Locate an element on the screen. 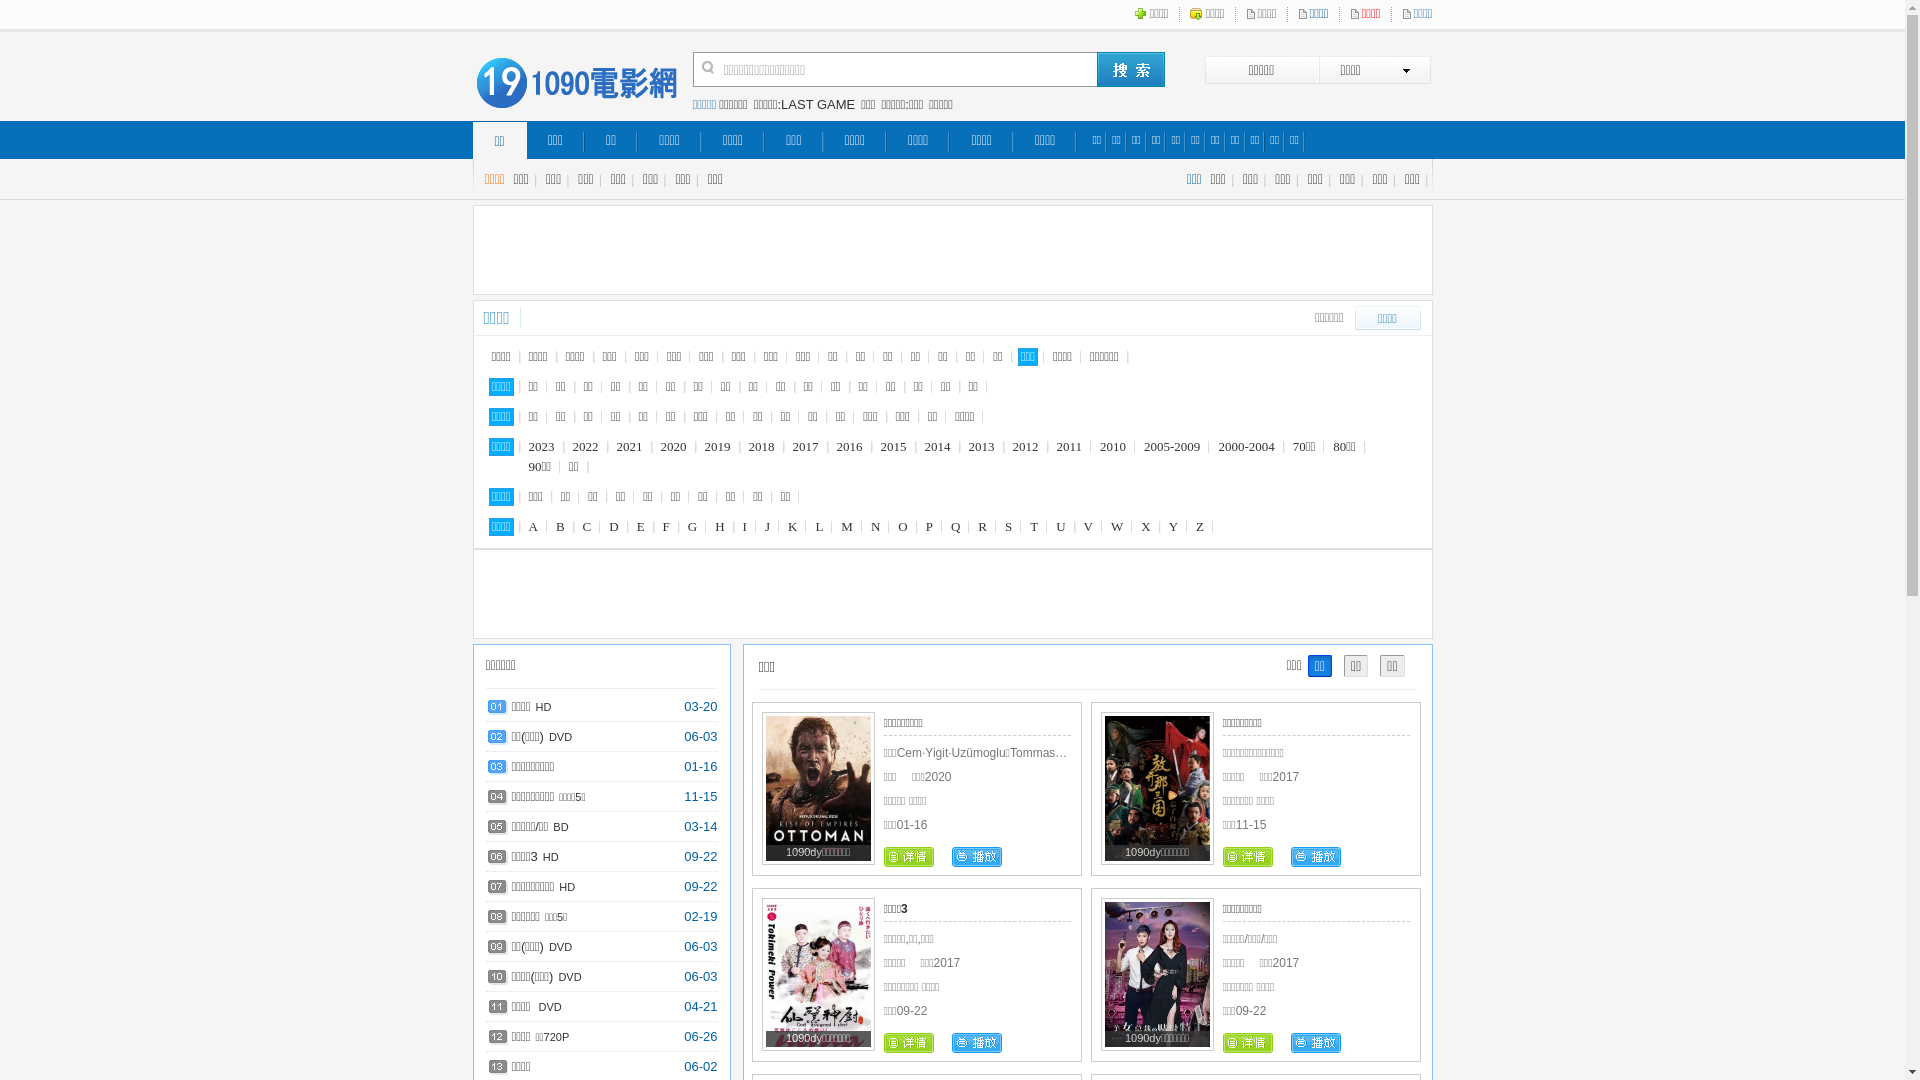 Image resolution: width=1920 pixels, height=1080 pixels. '2005-2009' is located at coordinates (1141, 446).